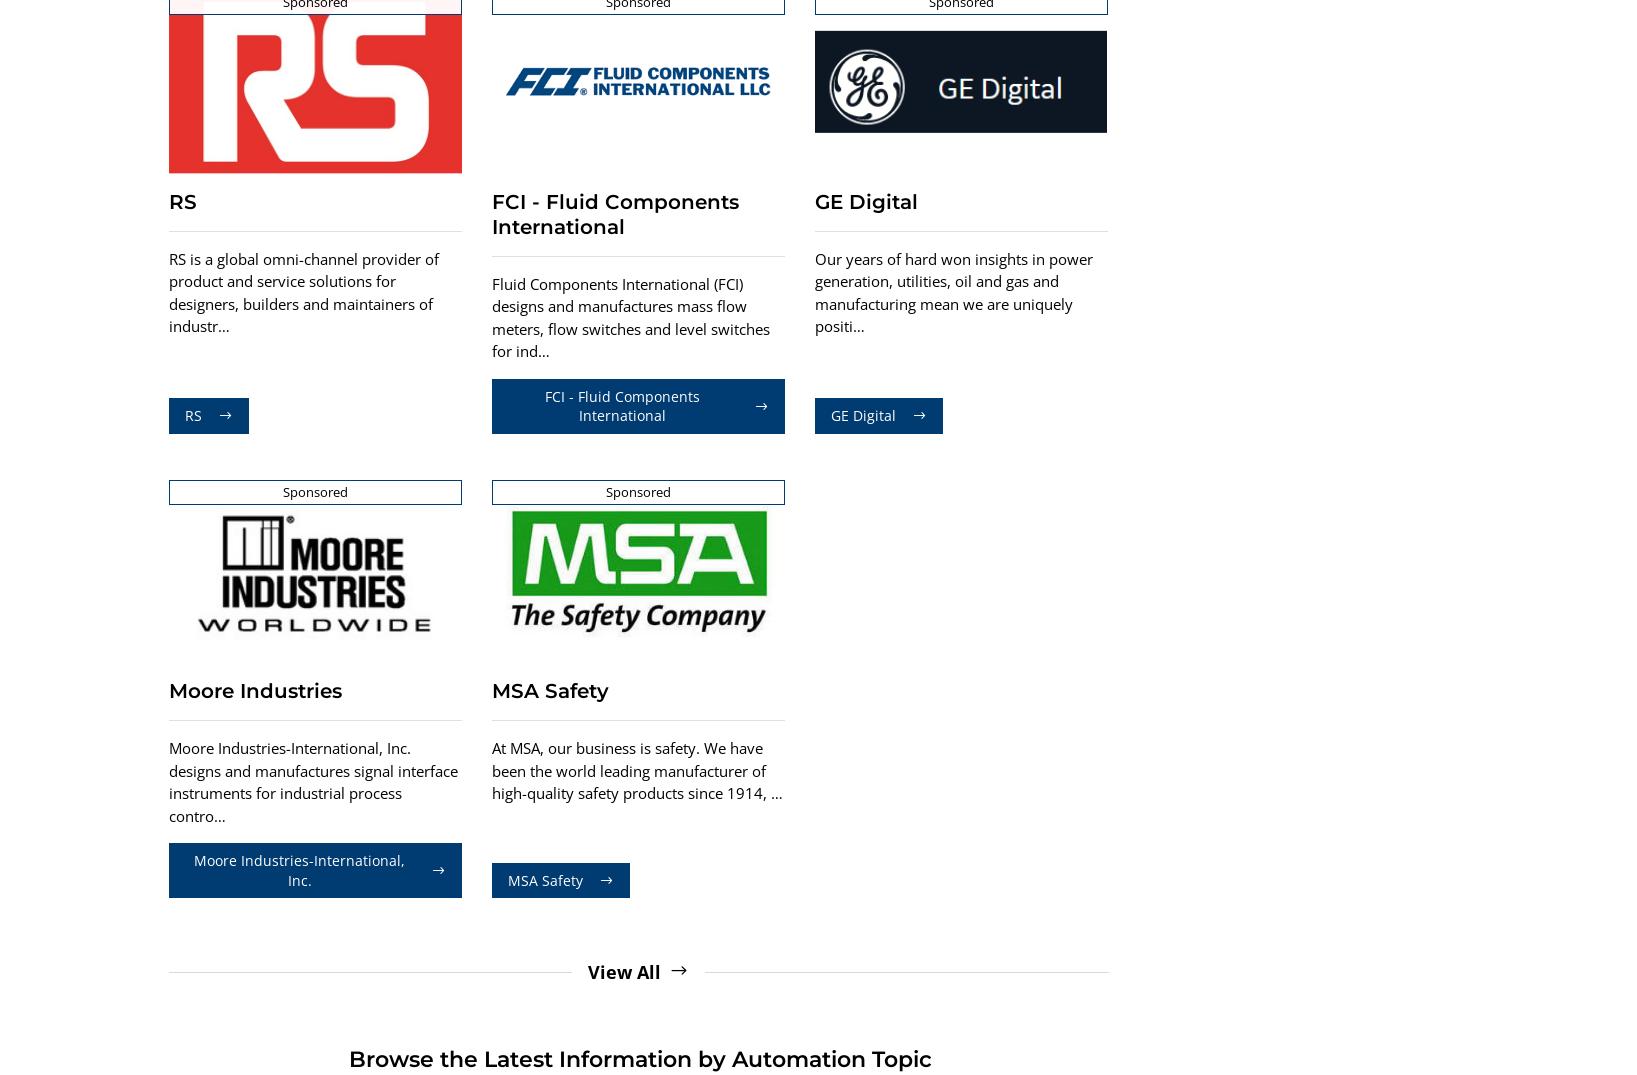 This screenshot has width=1637, height=1075. What do you see at coordinates (345, 1059) in the screenshot?
I see `'Browse the Latest Information by Automation Topic'` at bounding box center [345, 1059].